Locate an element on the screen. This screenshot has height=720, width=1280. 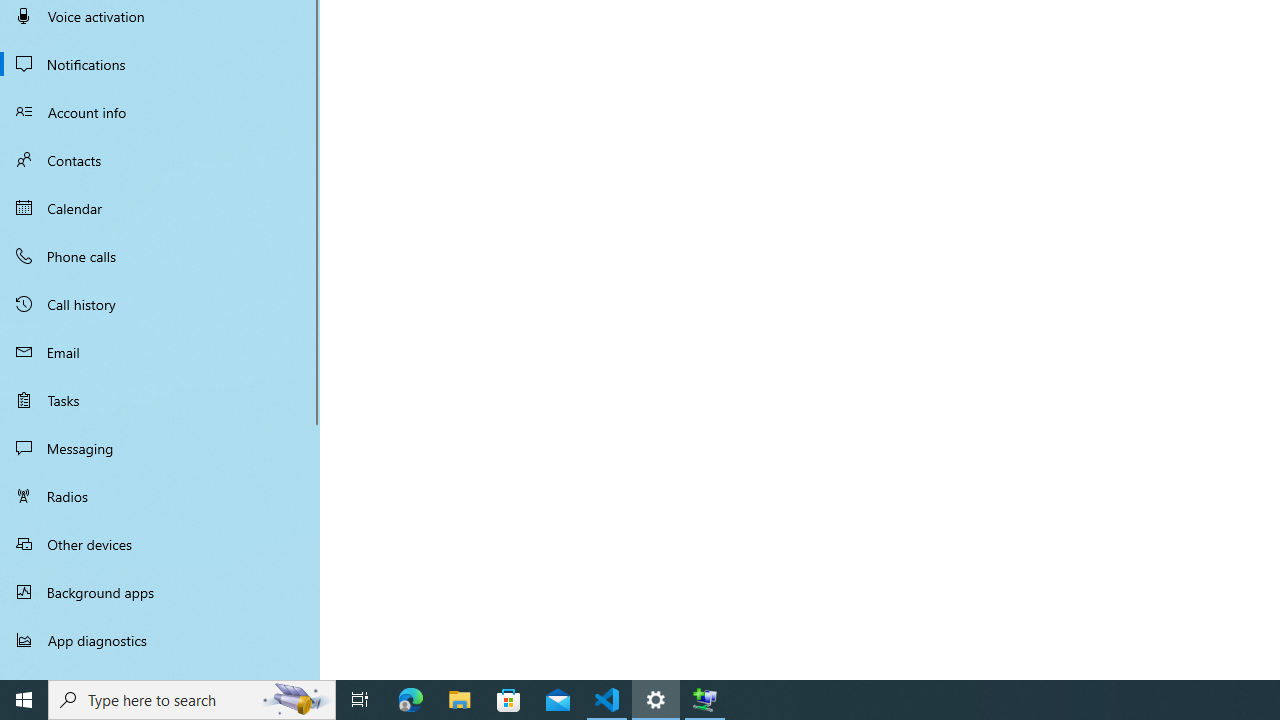
'Radios' is located at coordinates (160, 495).